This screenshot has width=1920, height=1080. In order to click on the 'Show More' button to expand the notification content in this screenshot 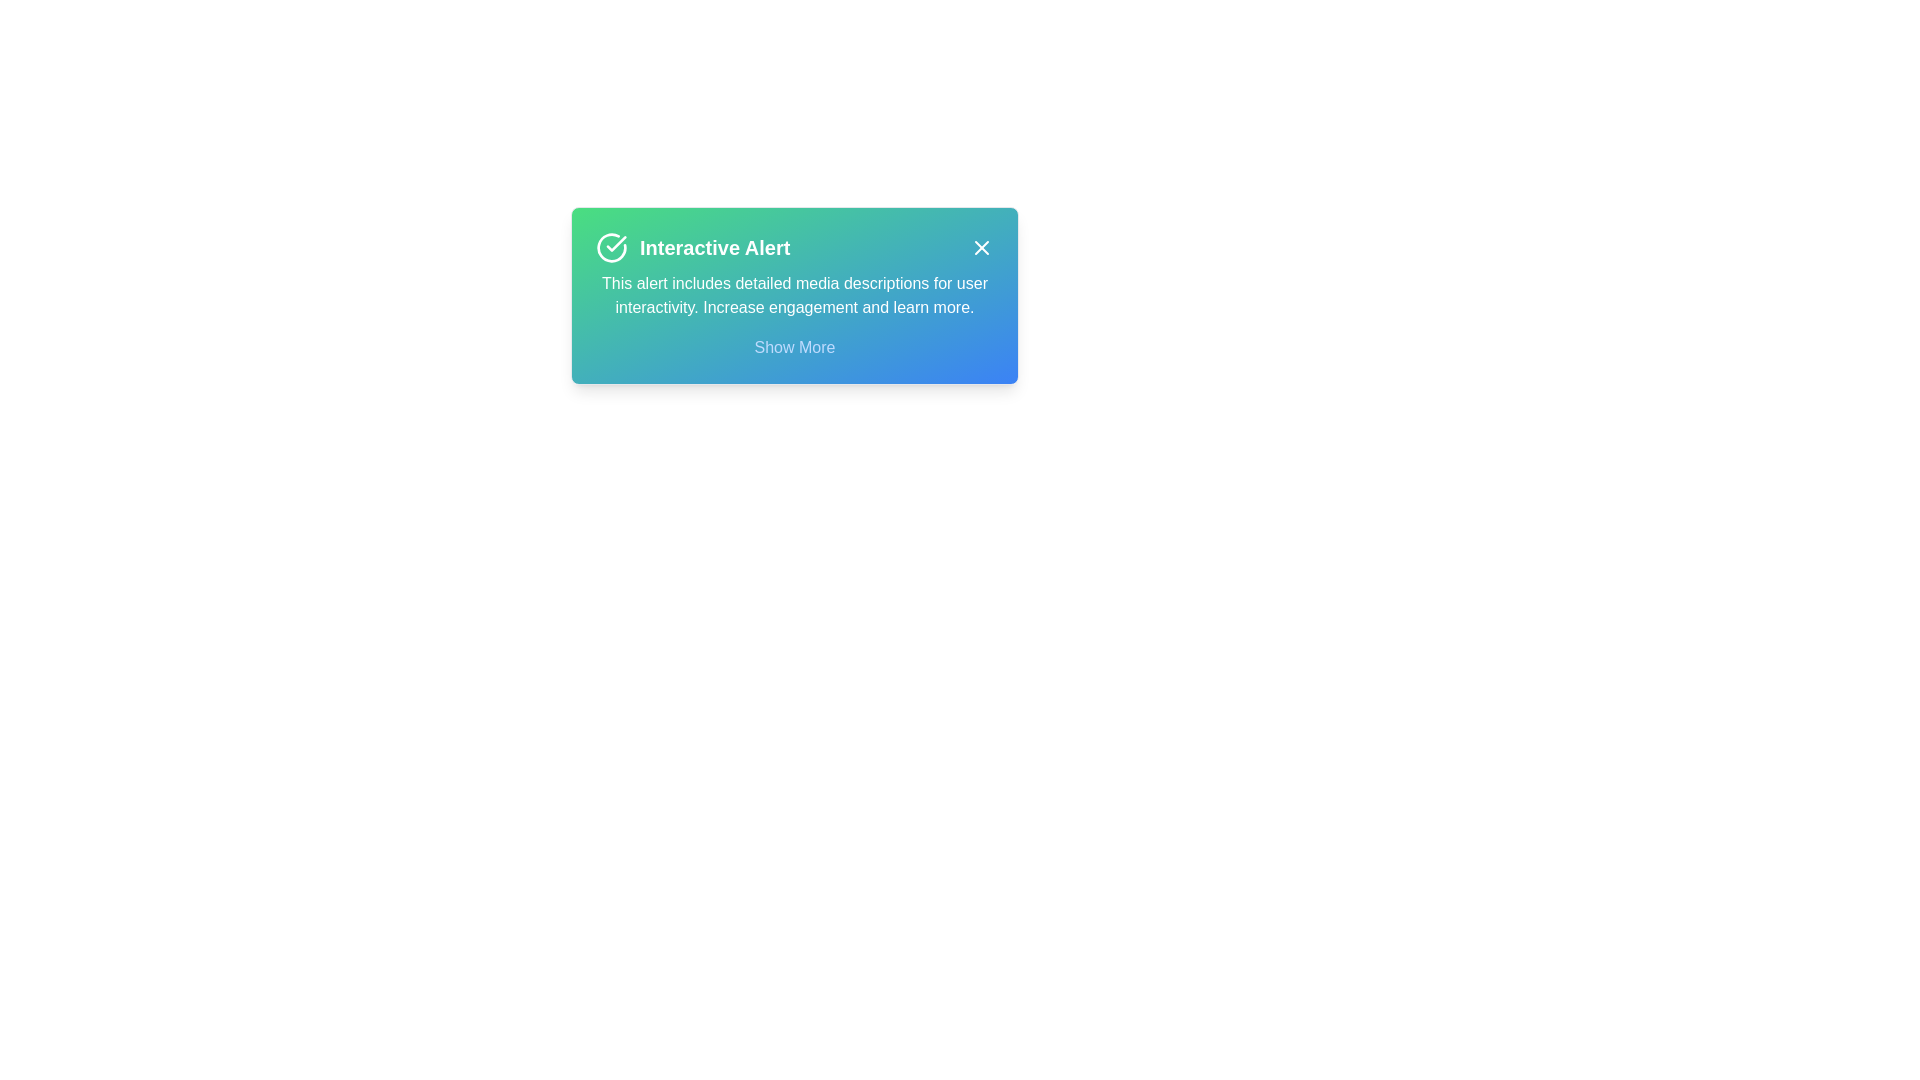, I will do `click(794, 346)`.